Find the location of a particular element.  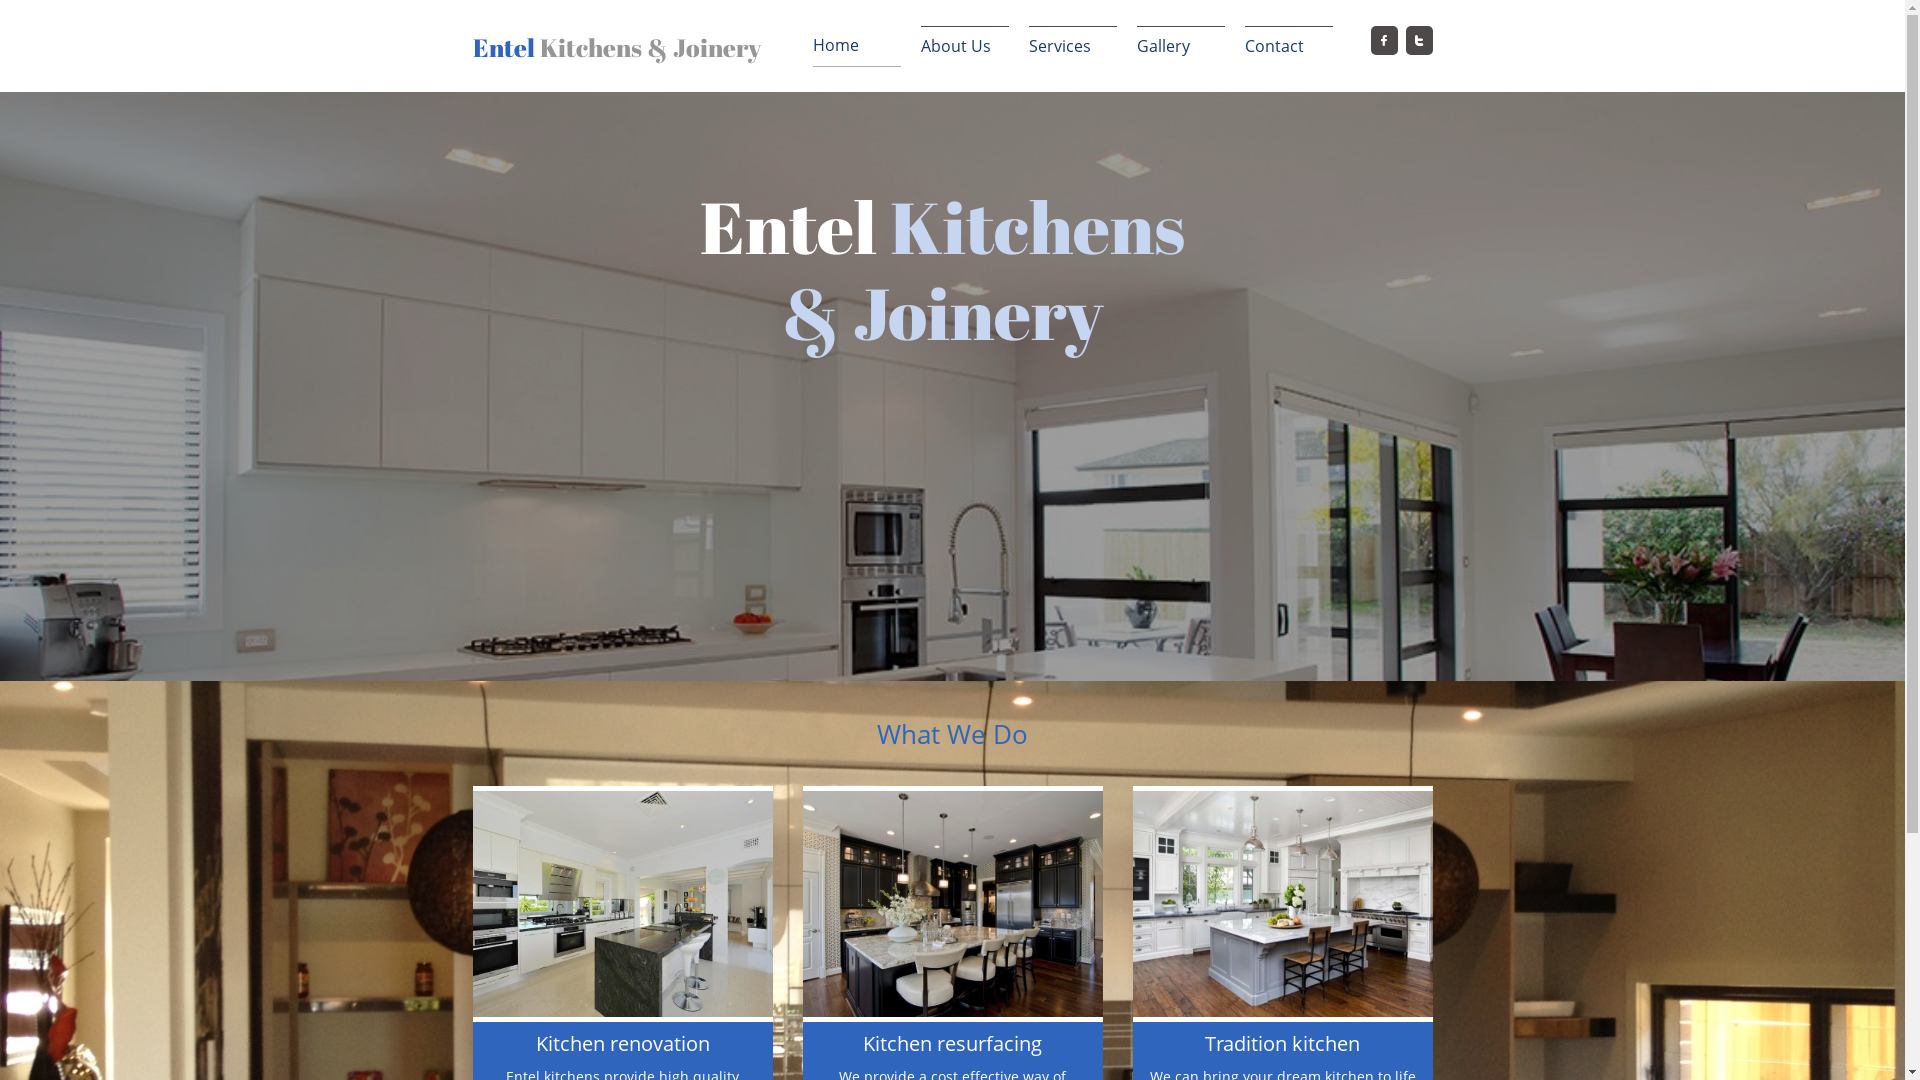

'Home' is located at coordinates (811, 45).